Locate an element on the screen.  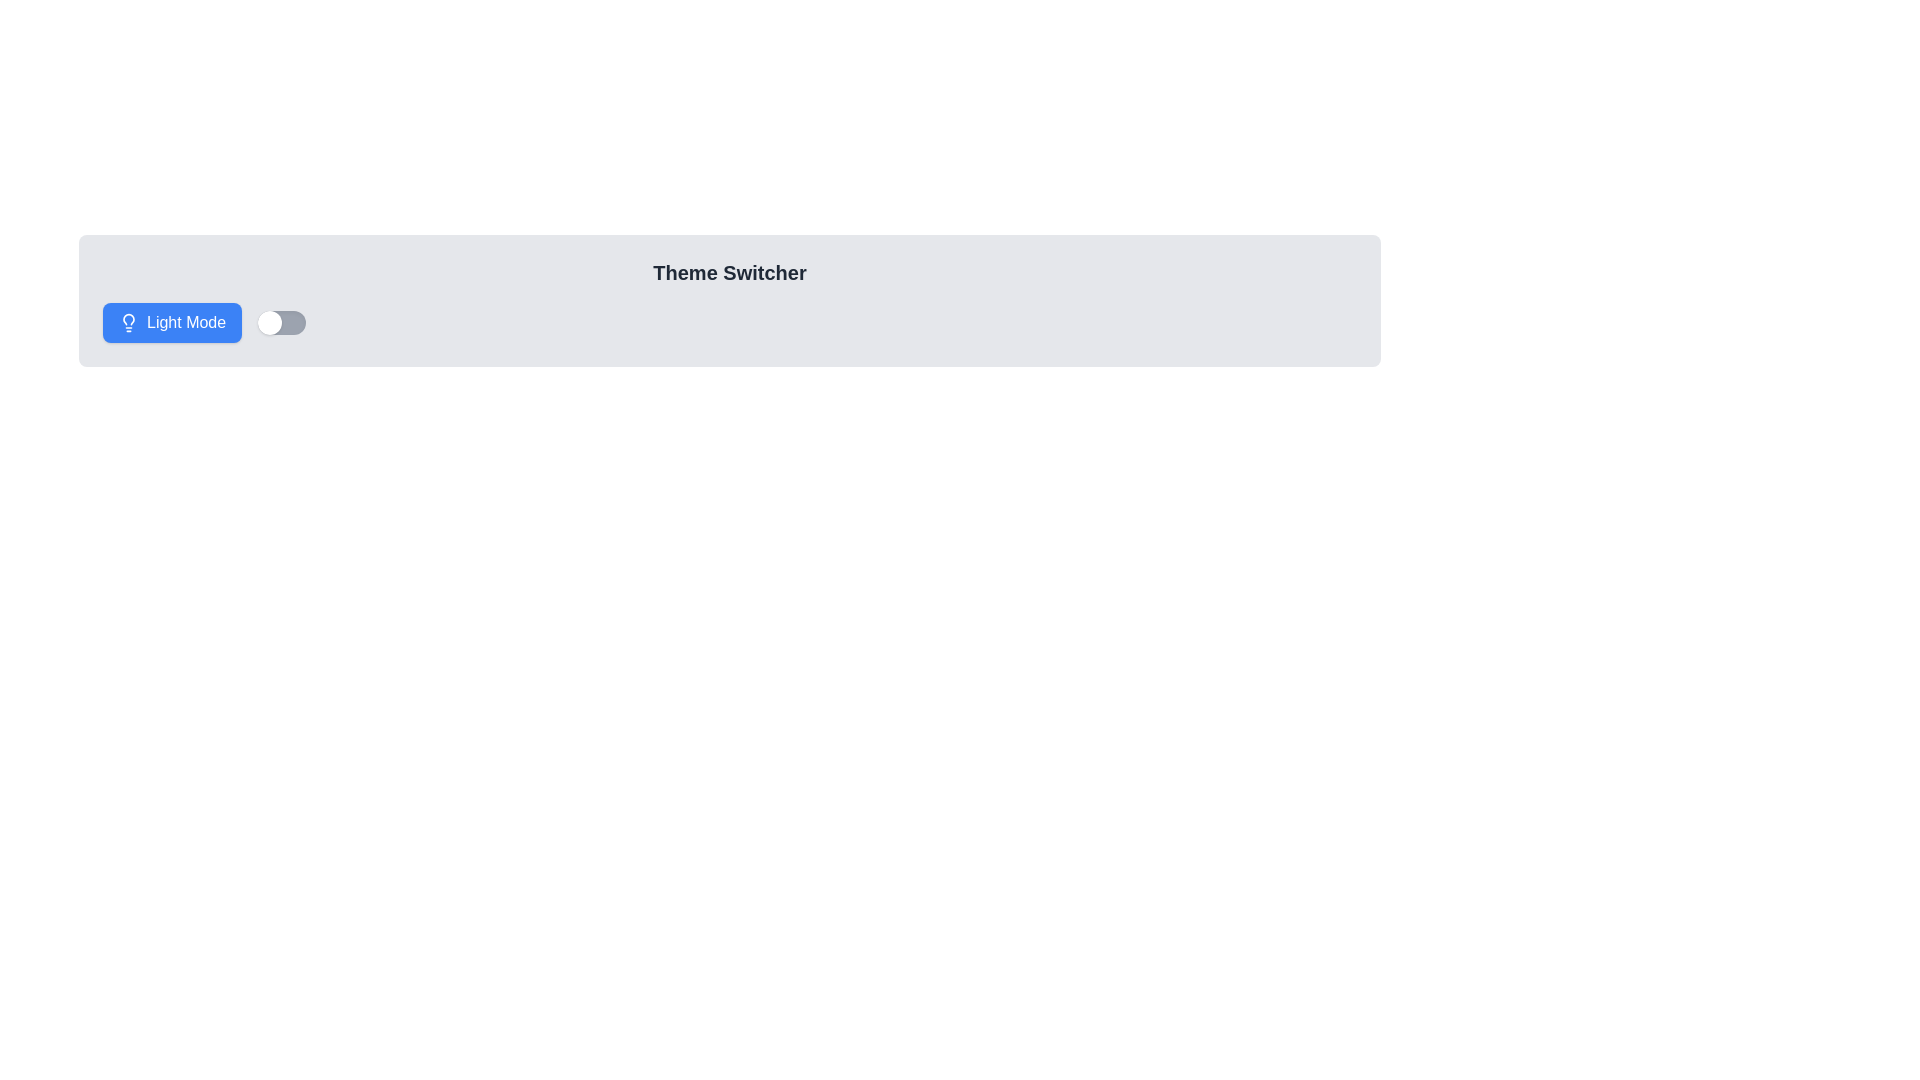
the small circular toggle handle positioned at the left edge of the toggle switch is located at coordinates (269, 322).